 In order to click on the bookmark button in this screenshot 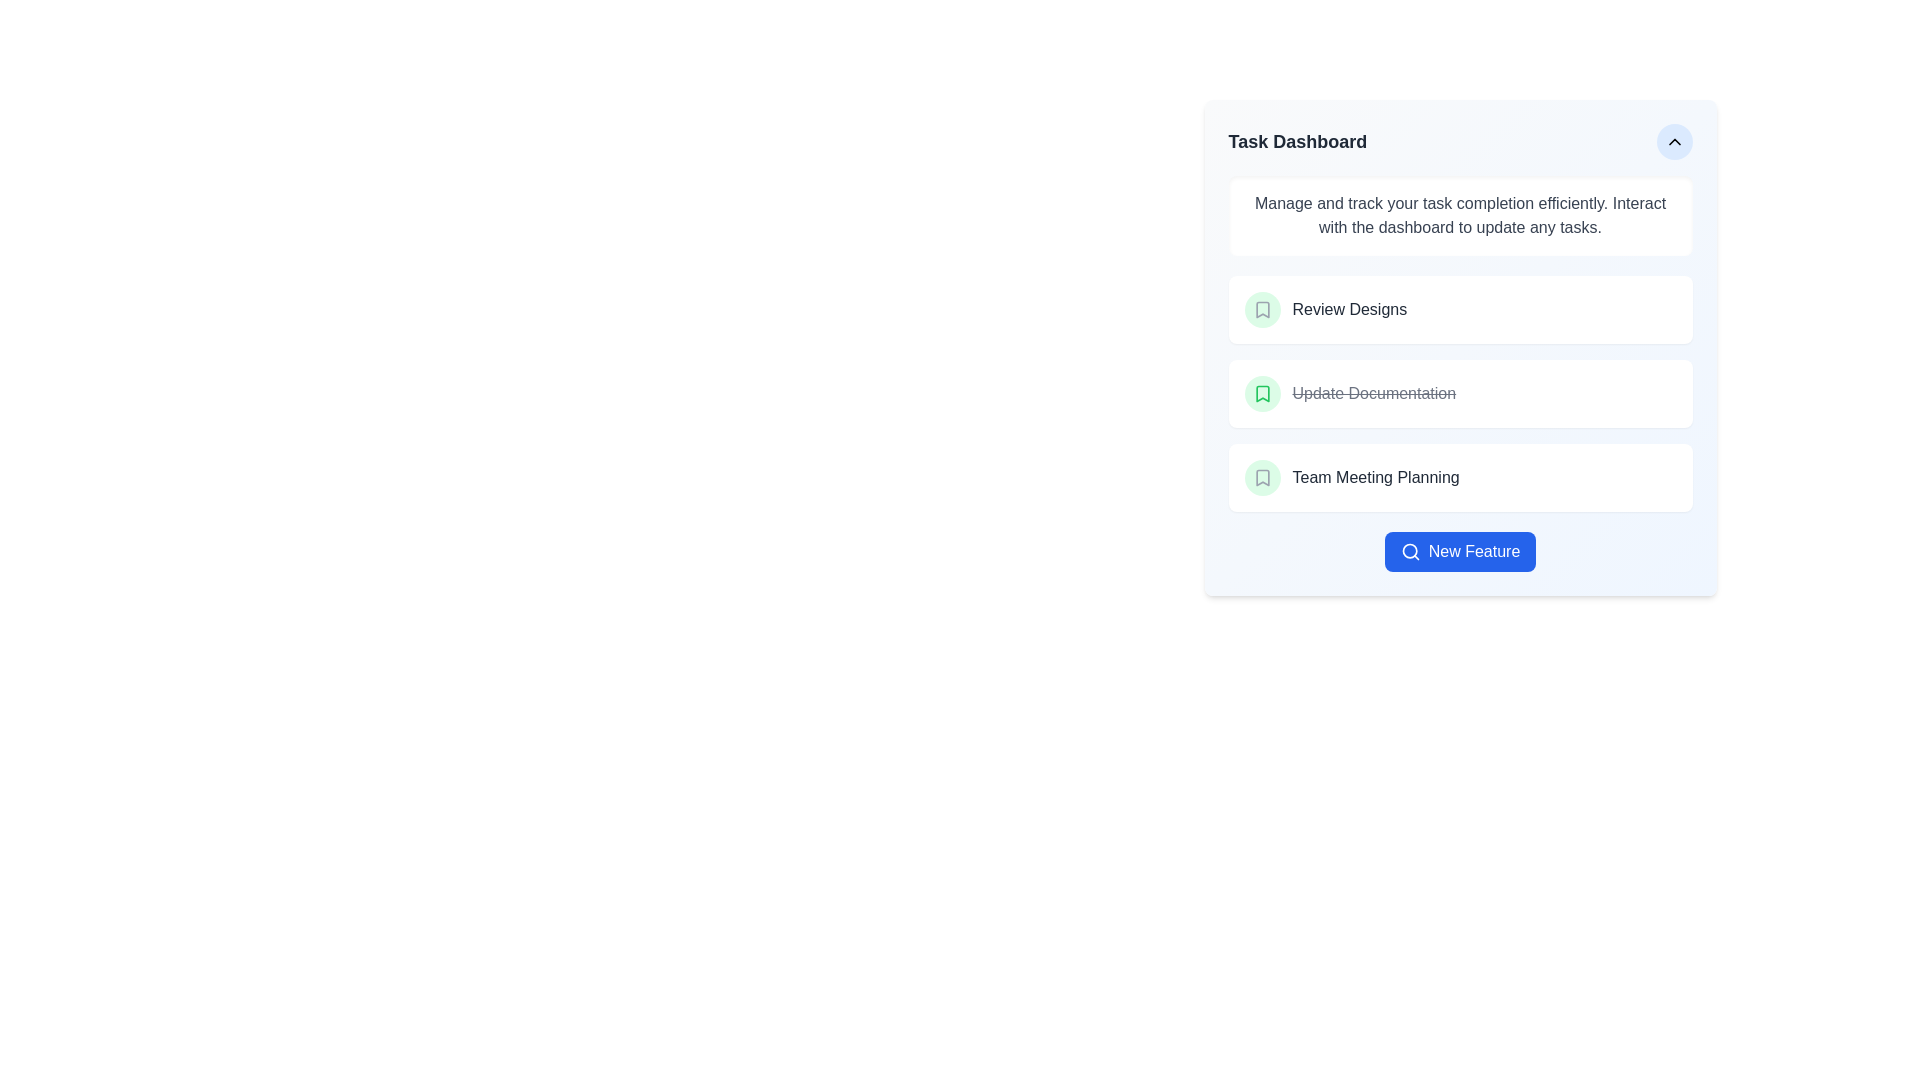, I will do `click(1261, 478)`.